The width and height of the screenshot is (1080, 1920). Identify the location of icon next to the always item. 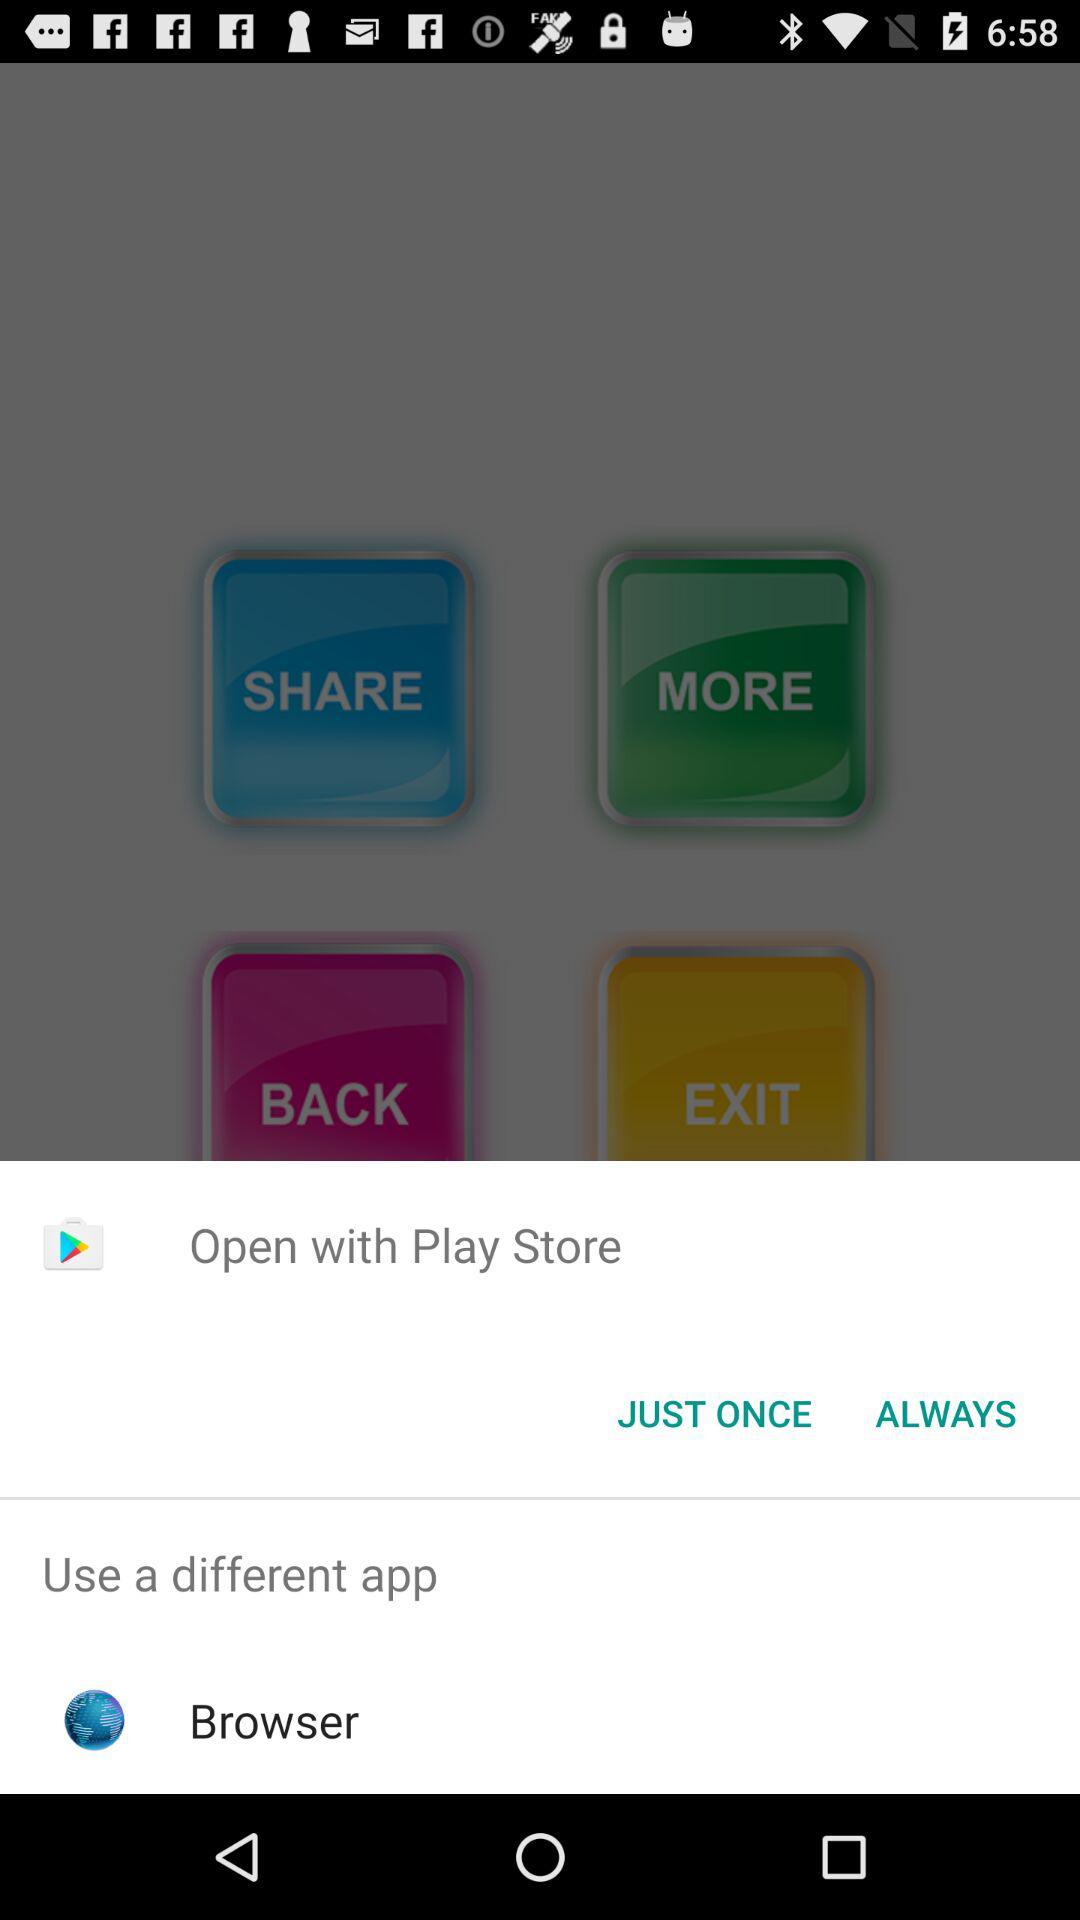
(713, 1411).